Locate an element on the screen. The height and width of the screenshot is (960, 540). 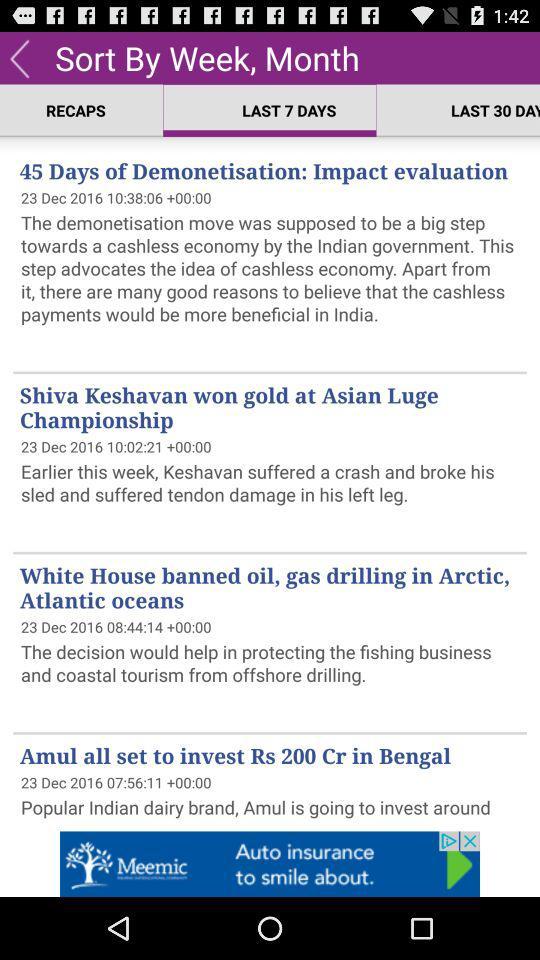
go back is located at coordinates (18, 56).